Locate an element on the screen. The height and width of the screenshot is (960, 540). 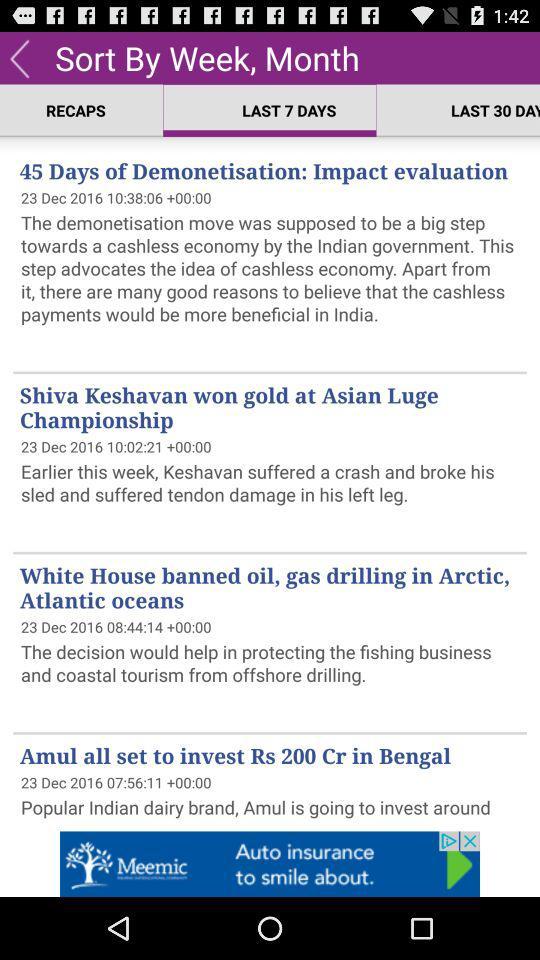
go back is located at coordinates (18, 56).